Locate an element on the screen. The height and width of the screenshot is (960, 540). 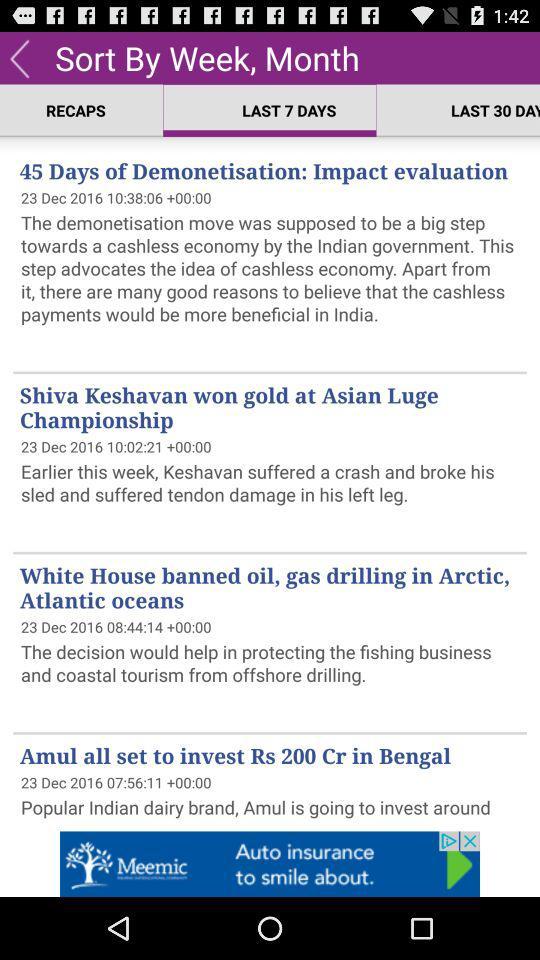
go back is located at coordinates (18, 56).